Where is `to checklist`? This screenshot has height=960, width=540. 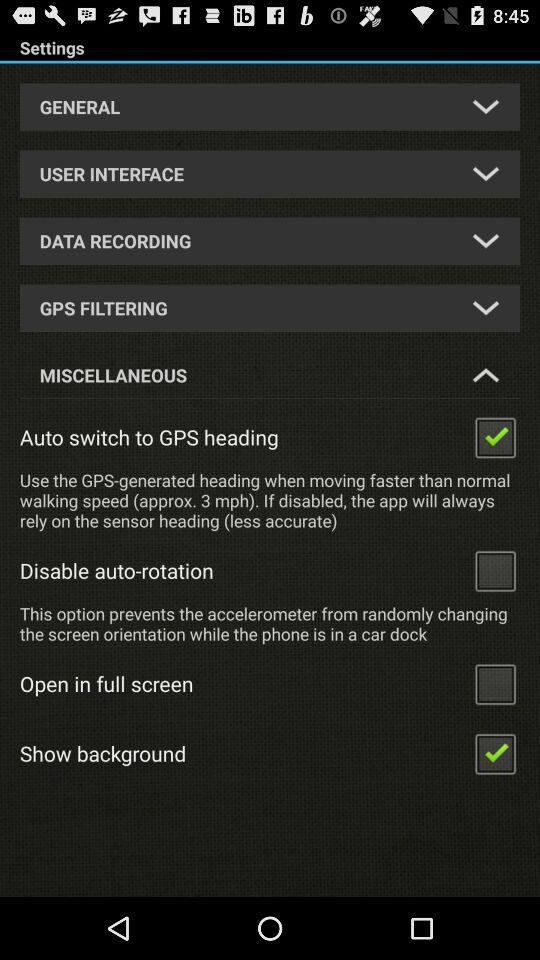 to checklist is located at coordinates (494, 570).